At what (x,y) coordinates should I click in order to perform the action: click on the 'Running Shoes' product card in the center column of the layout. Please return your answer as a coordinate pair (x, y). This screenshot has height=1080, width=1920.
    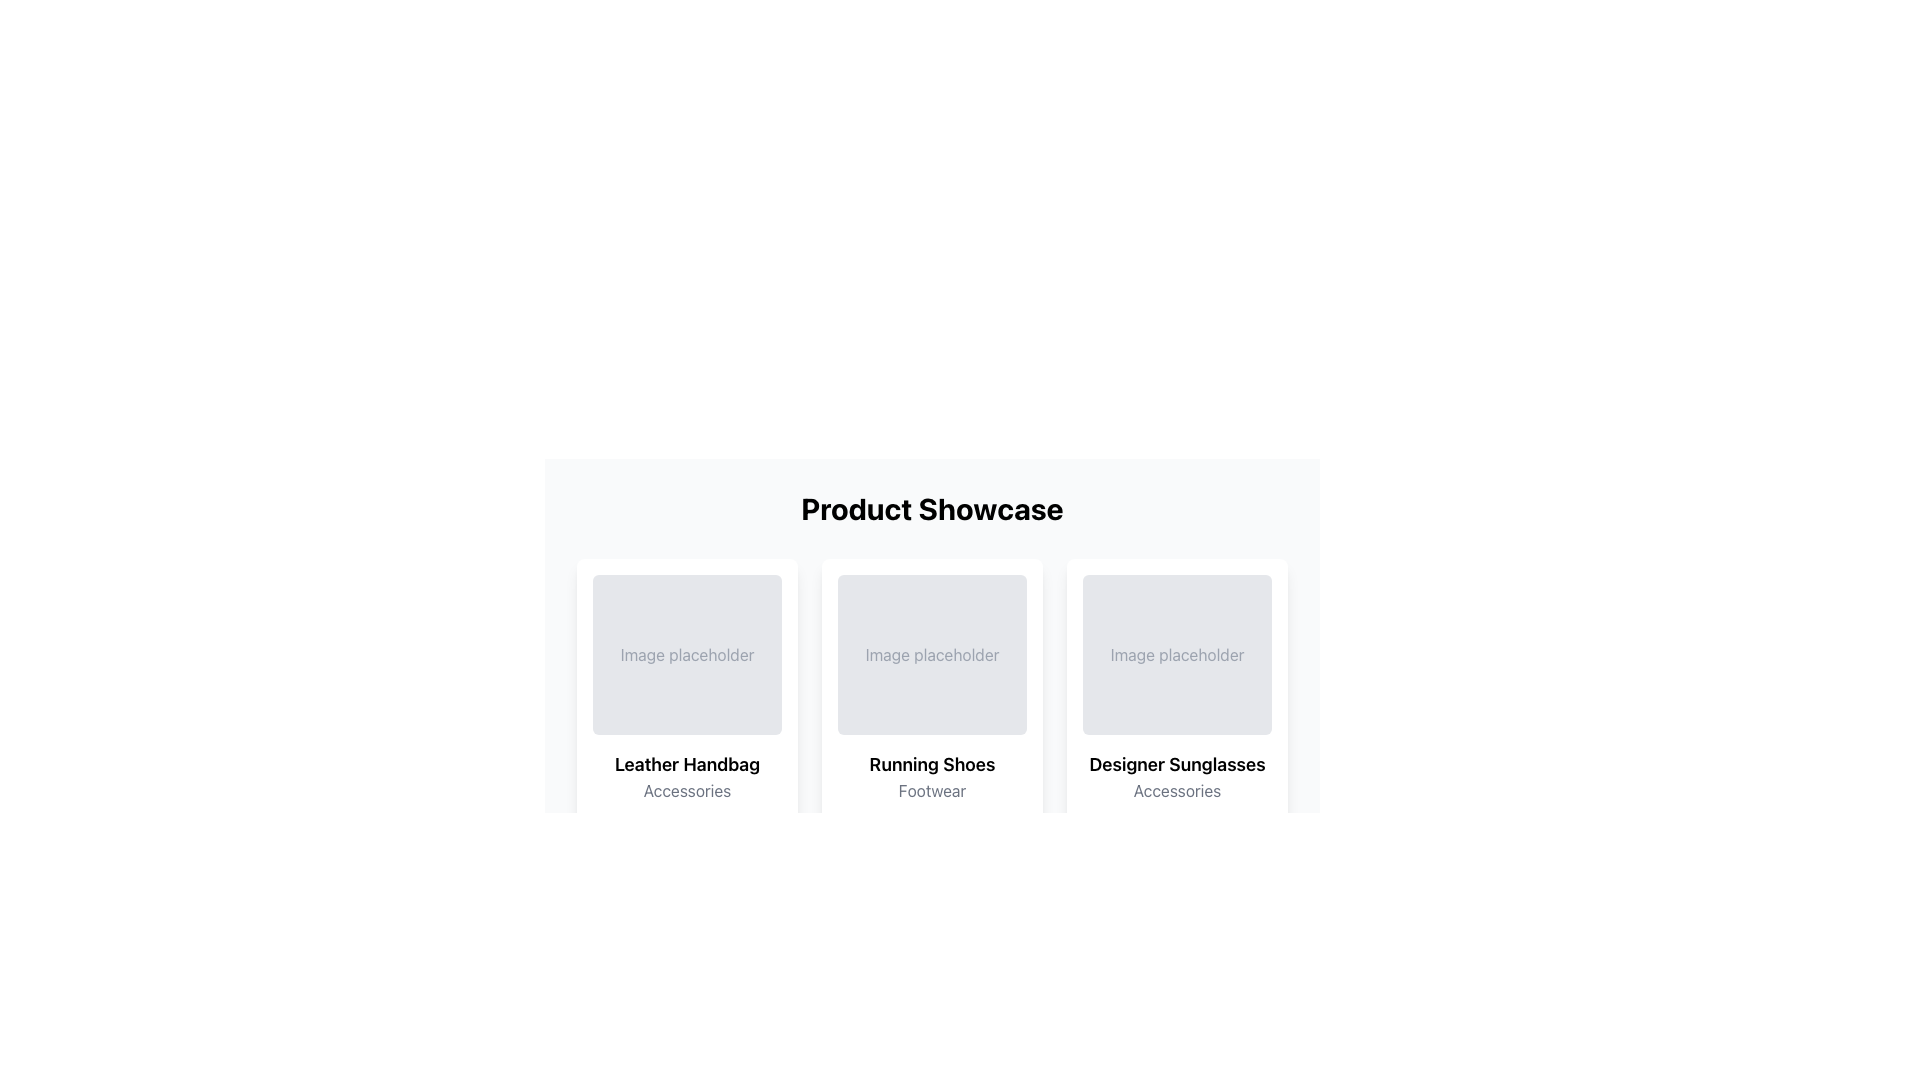
    Looking at the image, I should click on (931, 774).